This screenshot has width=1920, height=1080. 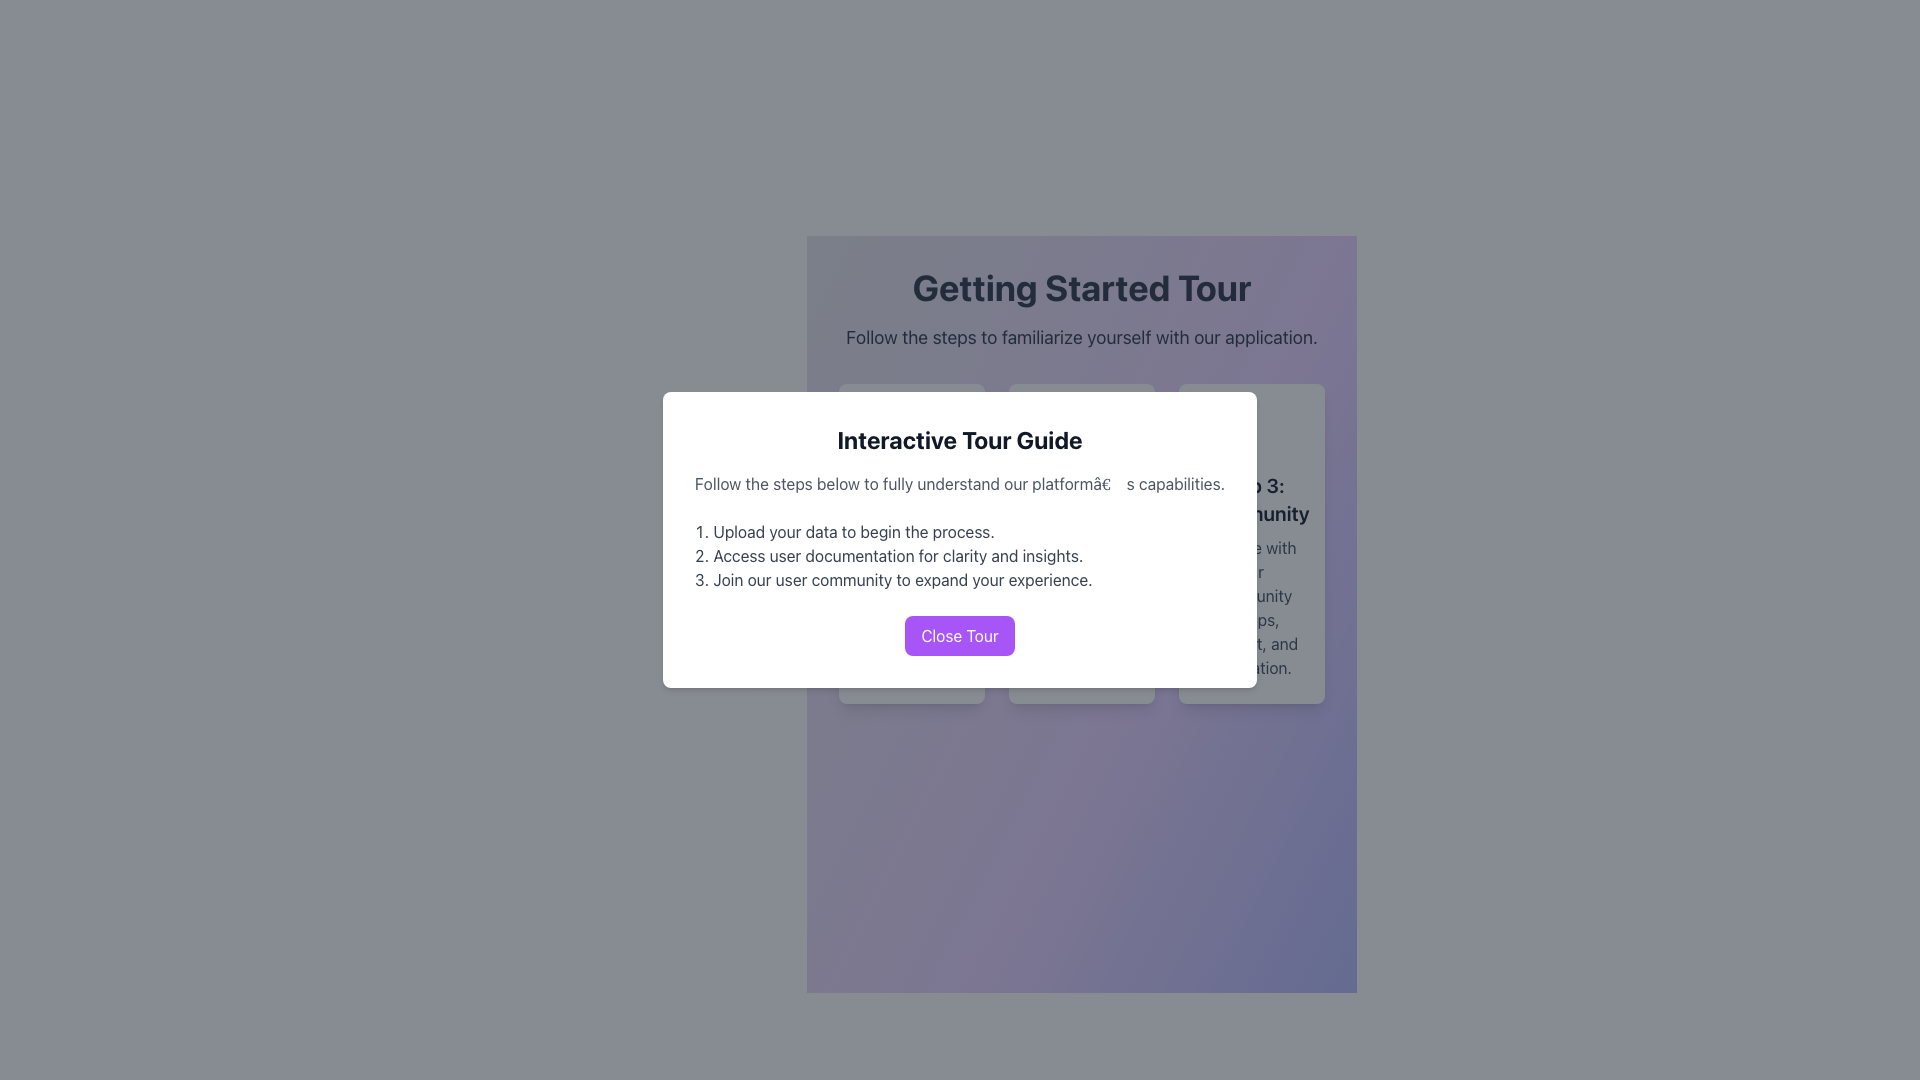 I want to click on the text providing encouragement about engaging with the community, located beneath the title 'Step 3: Community.', so click(x=1251, y=607).